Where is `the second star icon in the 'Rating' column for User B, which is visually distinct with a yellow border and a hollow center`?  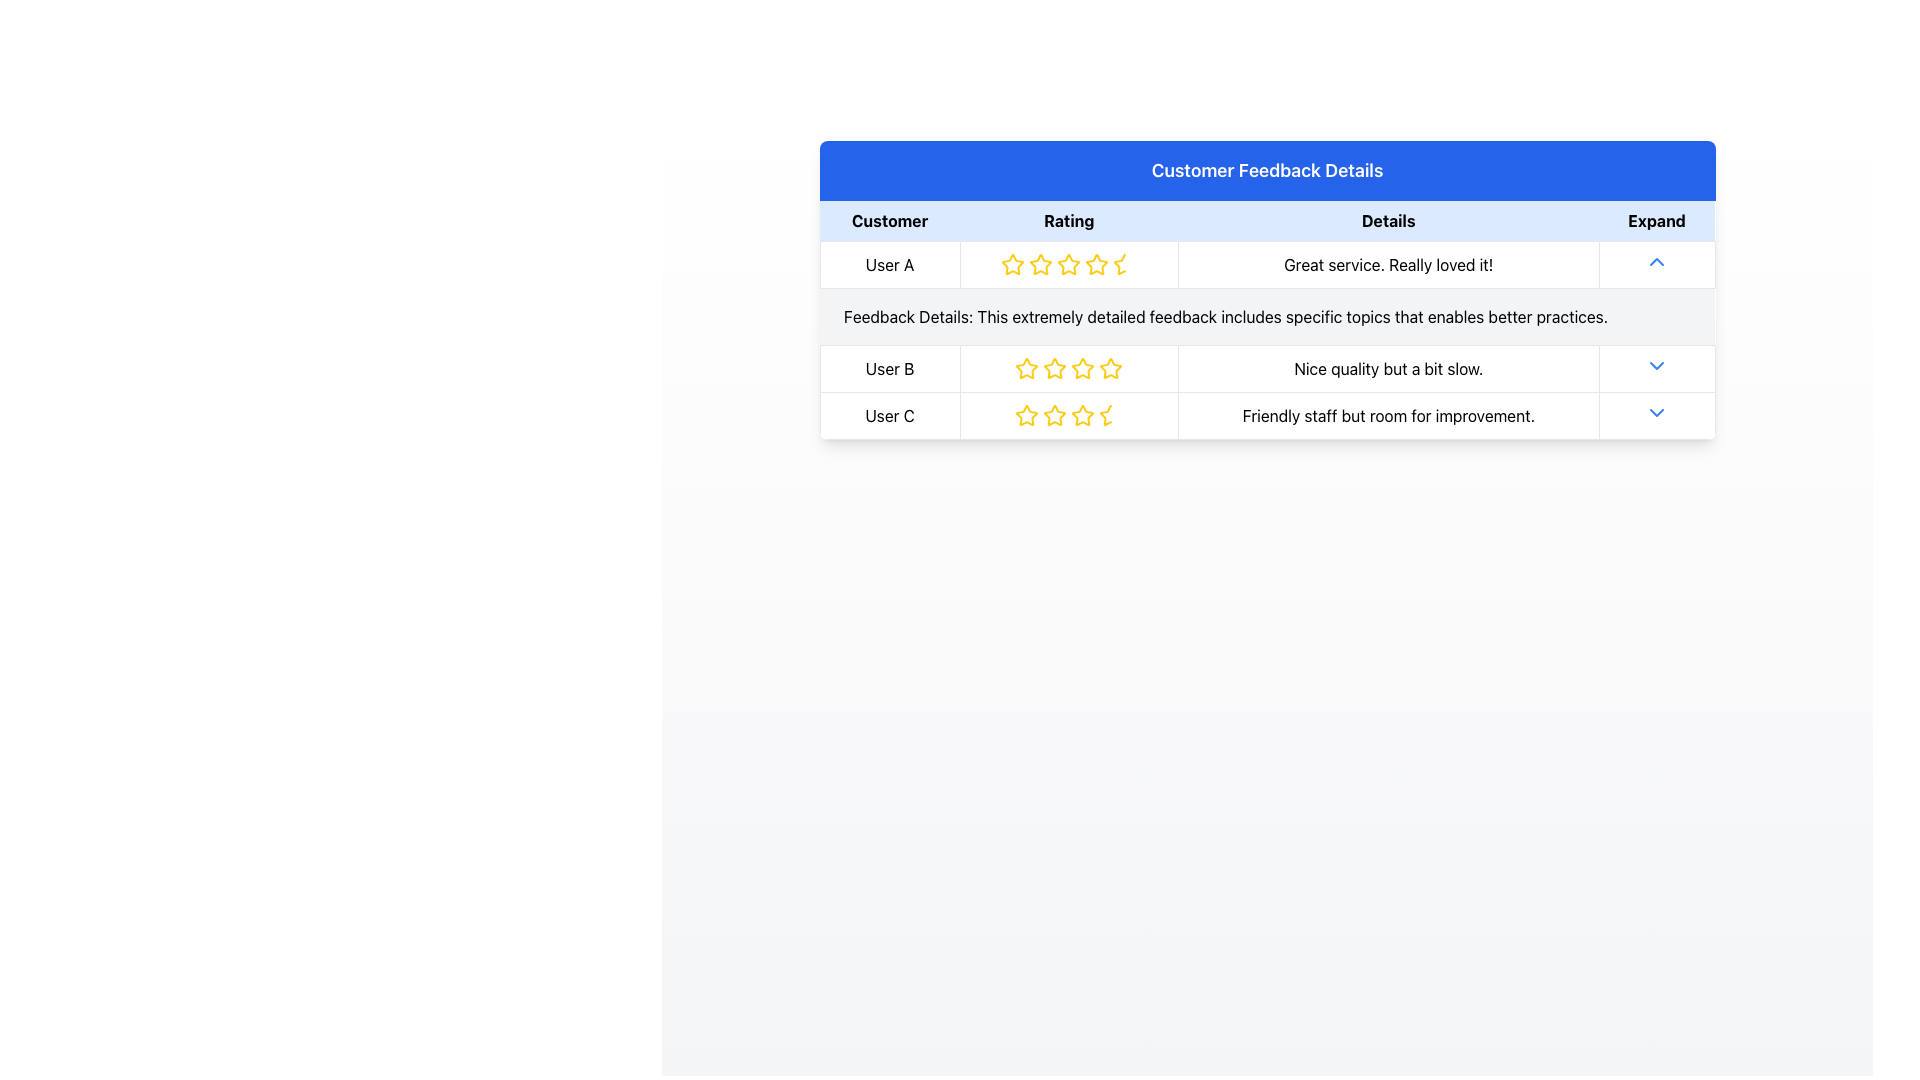
the second star icon in the 'Rating' column for User B, which is visually distinct with a yellow border and a hollow center is located at coordinates (1027, 368).